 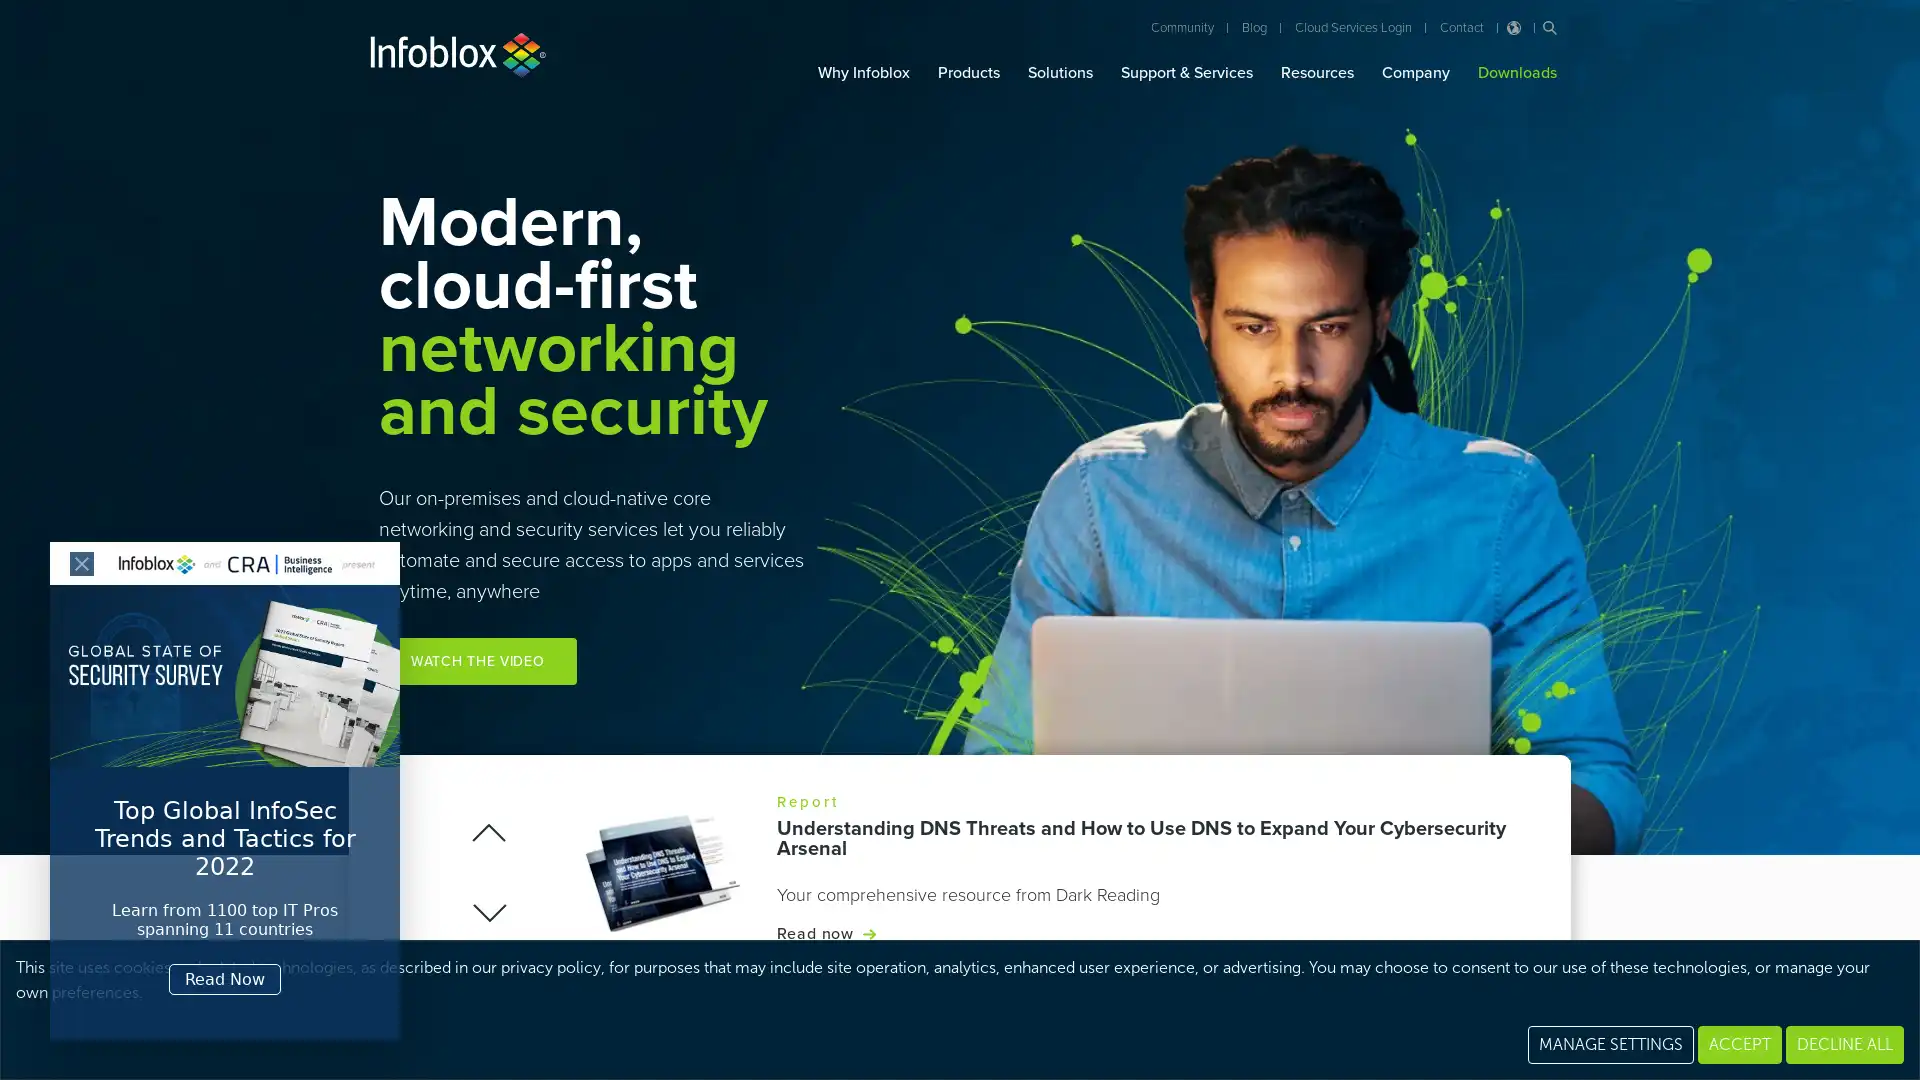 What do you see at coordinates (486, 911) in the screenshot?
I see `Next` at bounding box center [486, 911].